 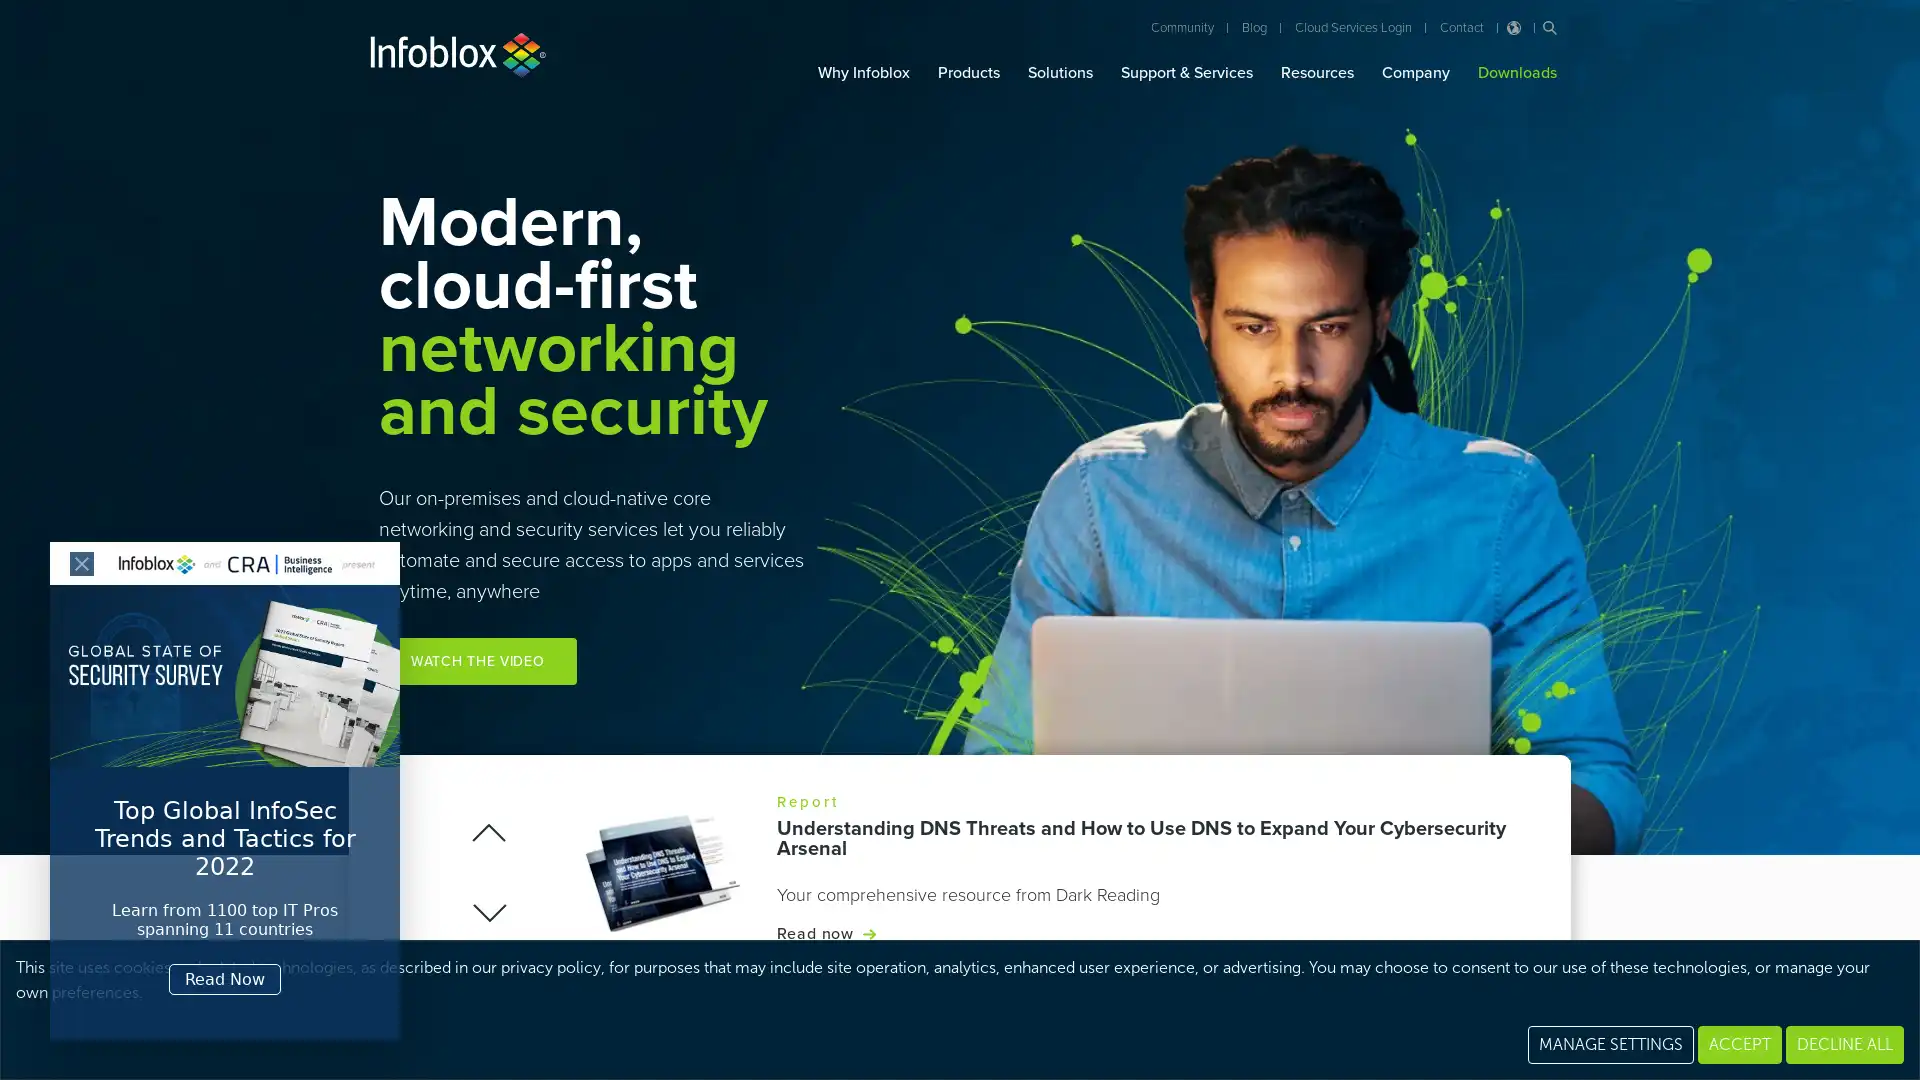 What do you see at coordinates (486, 911) in the screenshot?
I see `Next` at bounding box center [486, 911].